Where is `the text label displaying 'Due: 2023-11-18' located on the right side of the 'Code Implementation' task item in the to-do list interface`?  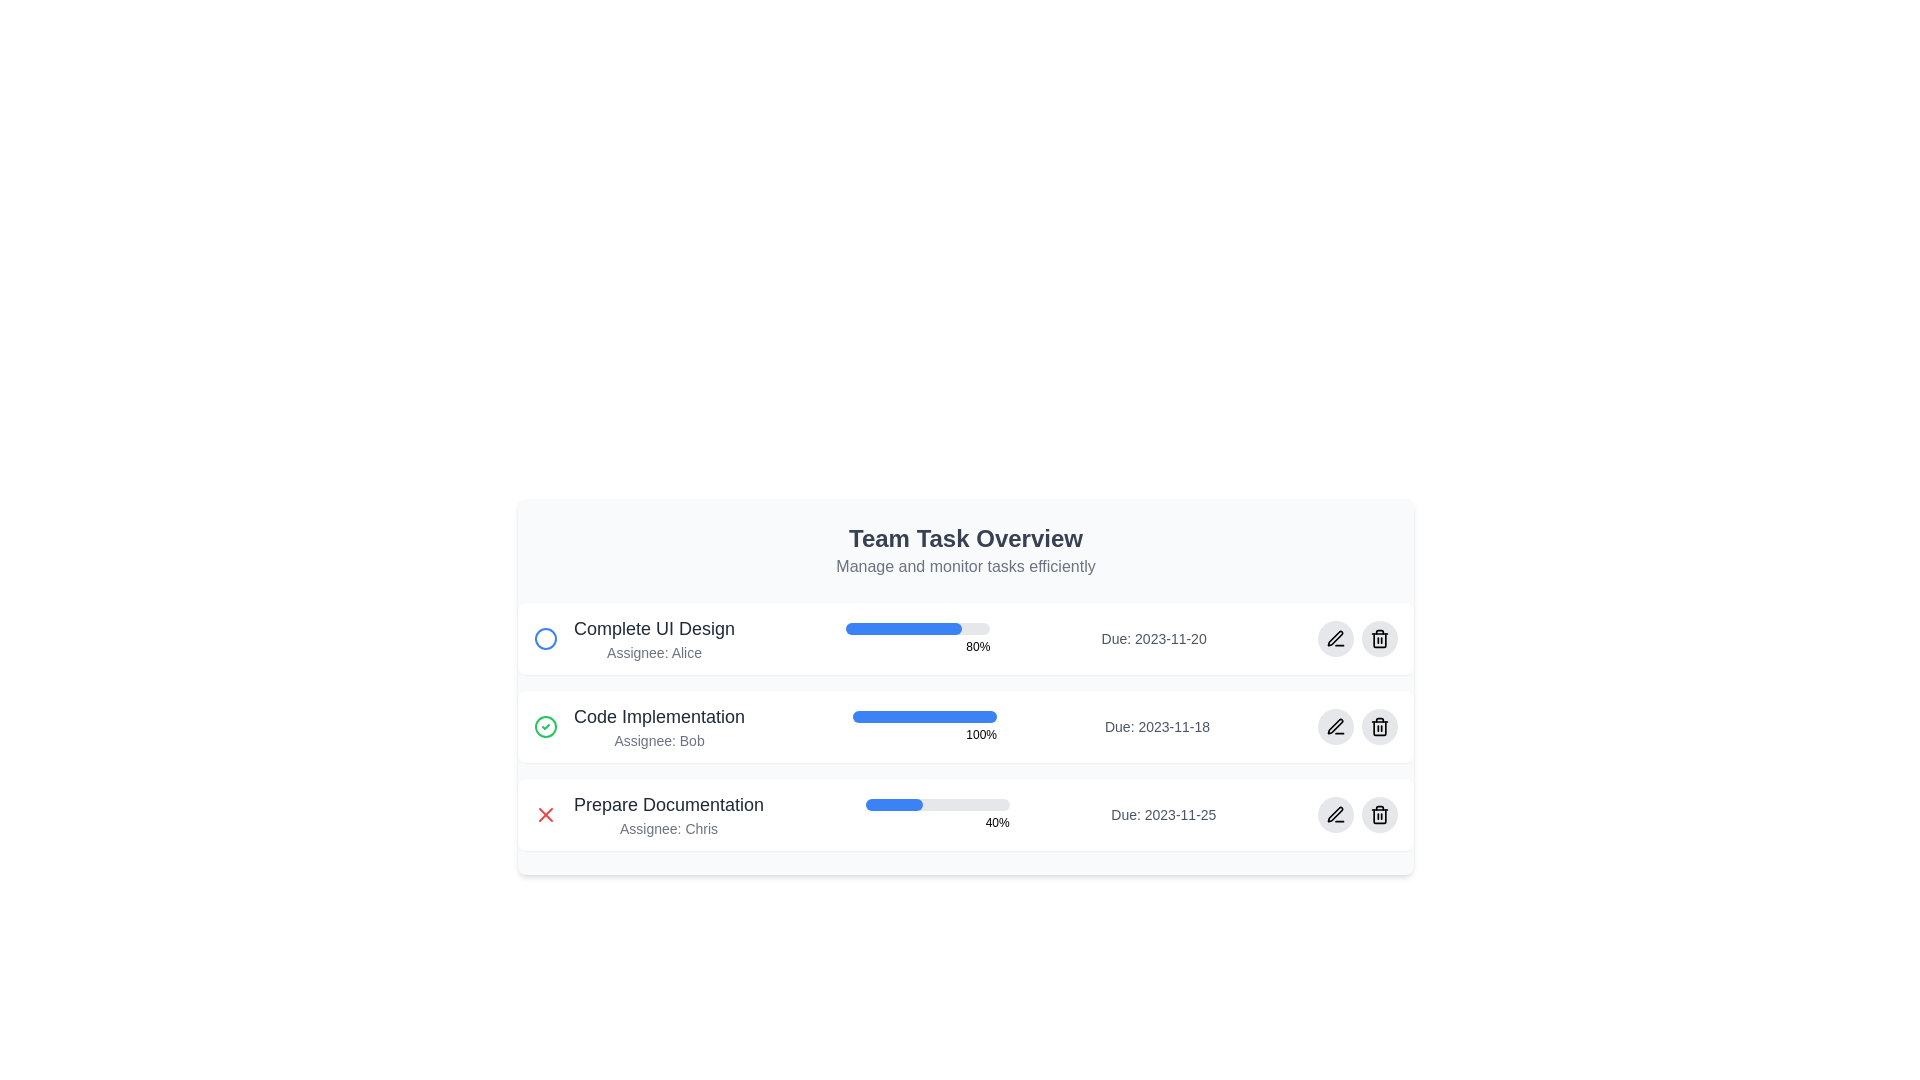
the text label displaying 'Due: 2023-11-18' located on the right side of the 'Code Implementation' task item in the to-do list interface is located at coordinates (1157, 726).